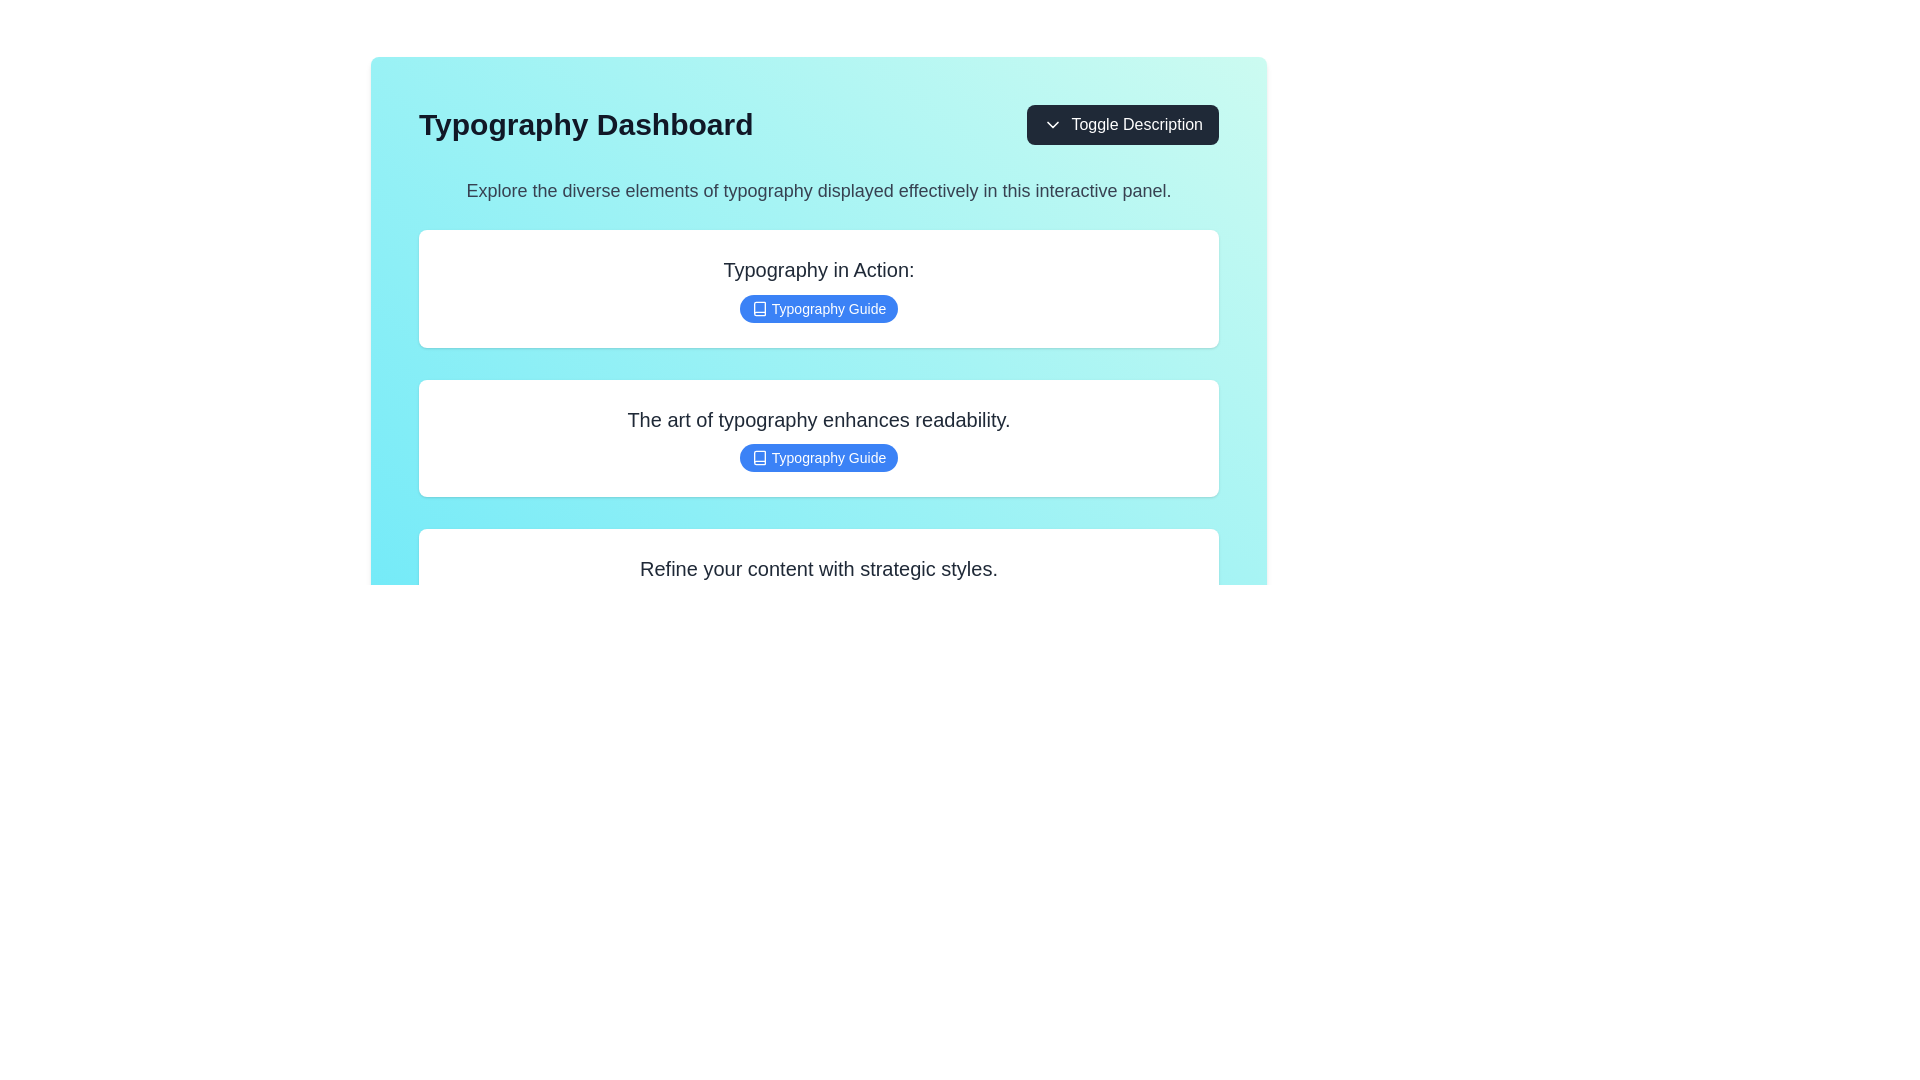 Image resolution: width=1920 pixels, height=1080 pixels. I want to click on the page or section header, so click(585, 124).